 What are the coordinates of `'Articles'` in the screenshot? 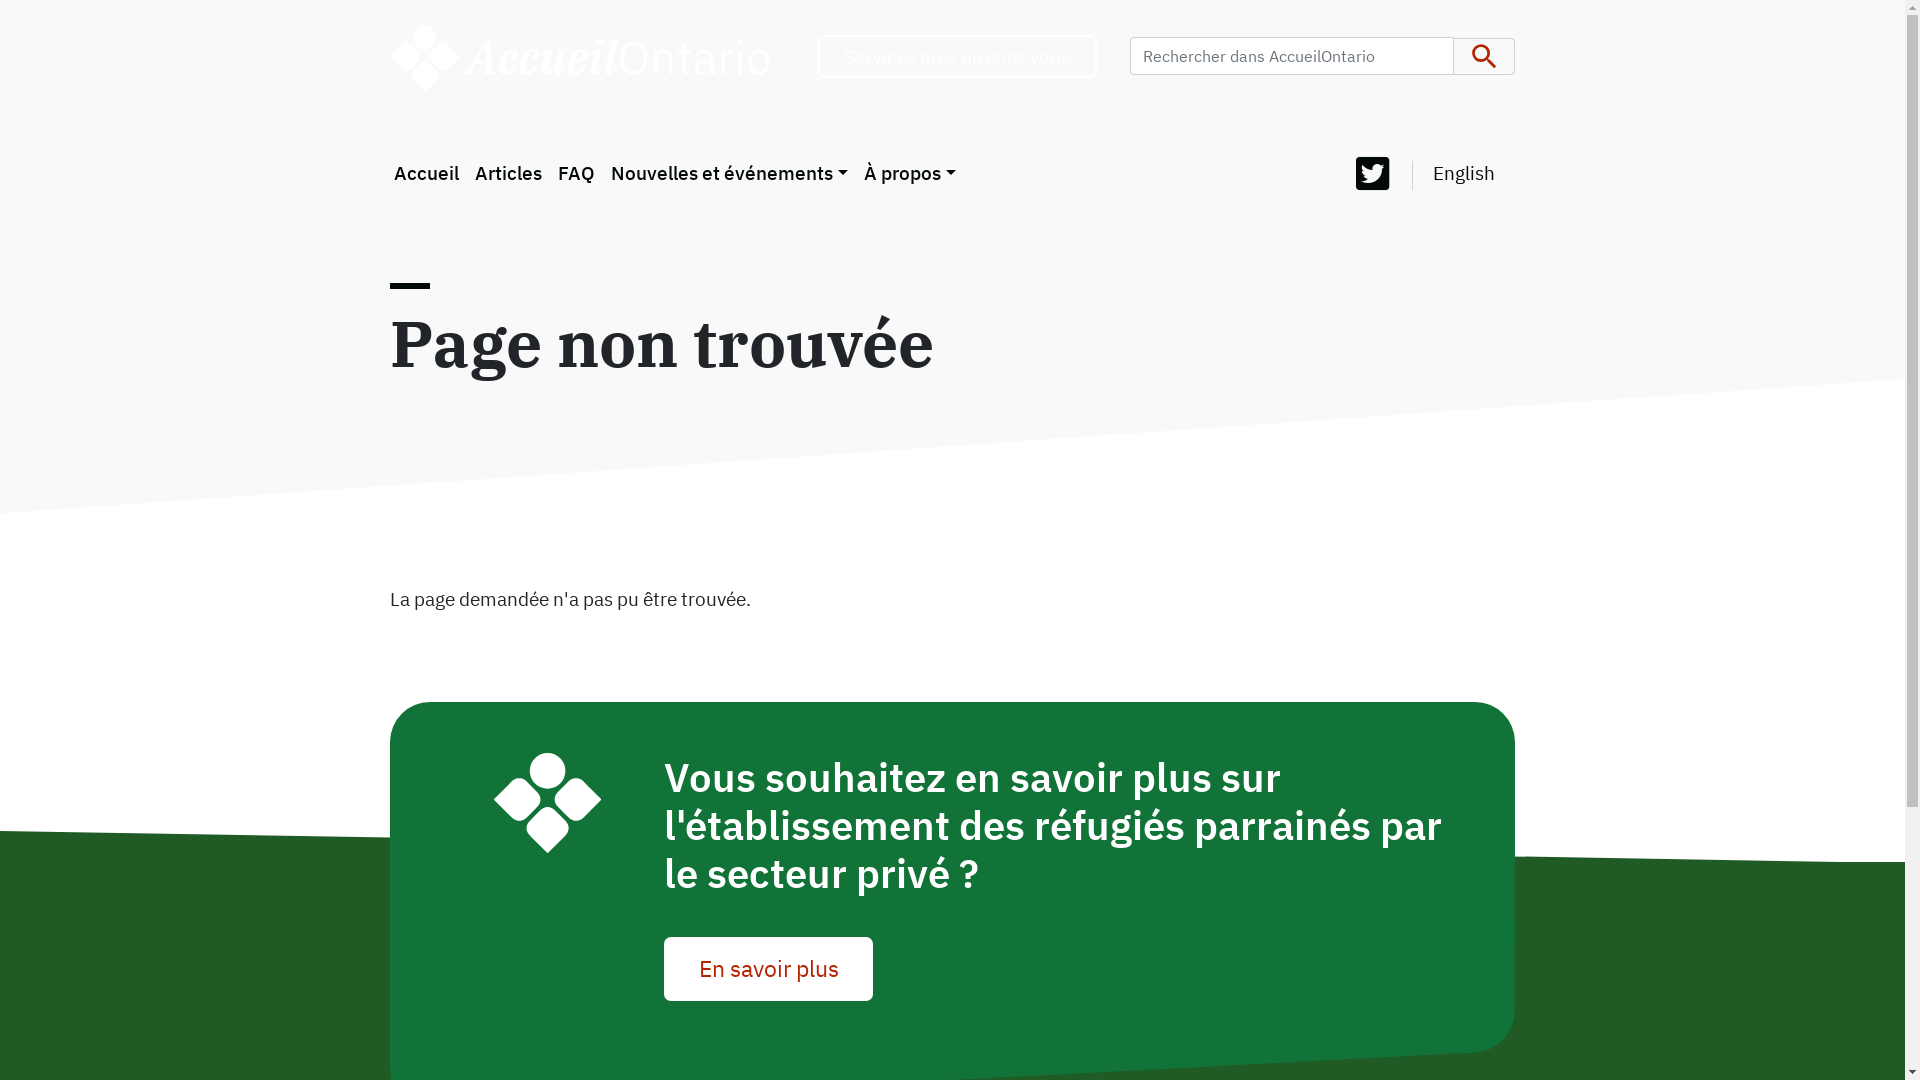 It's located at (508, 172).